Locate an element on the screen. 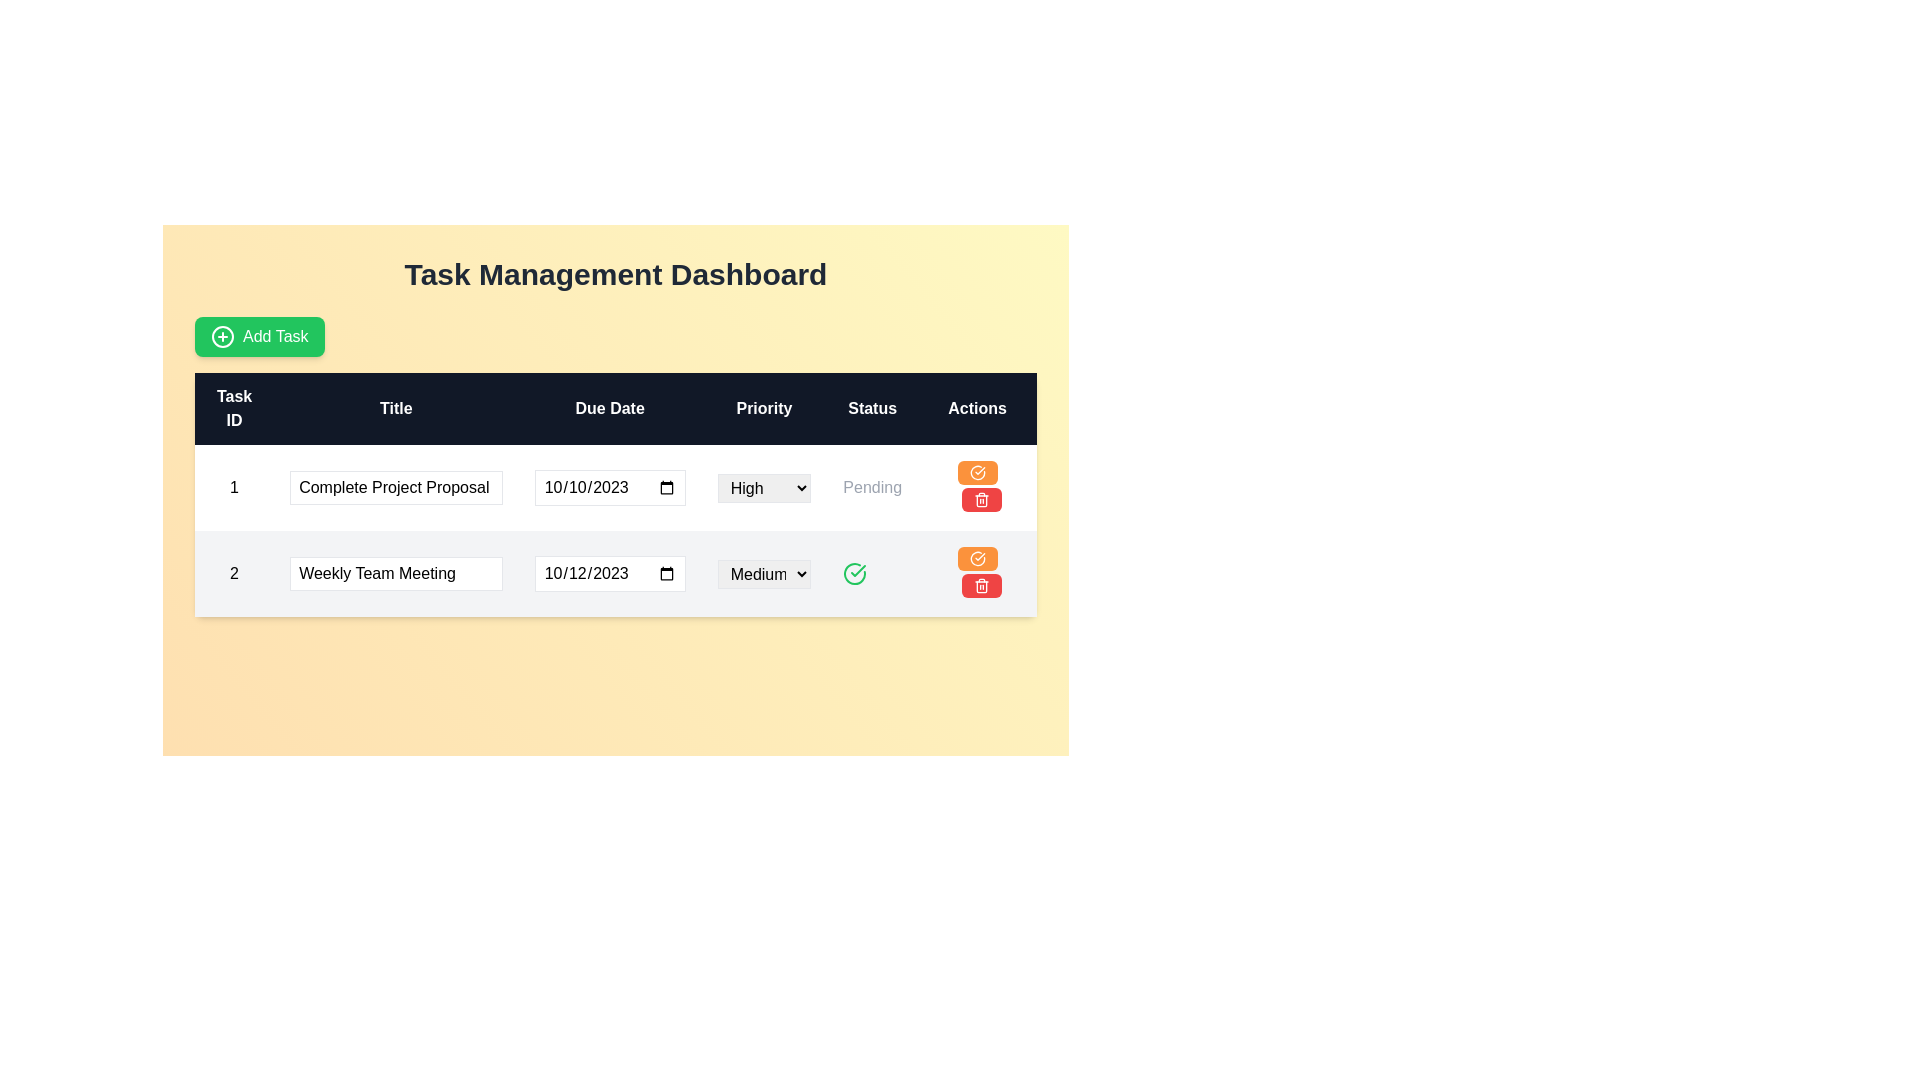 This screenshot has width=1920, height=1080. the button that adds a new task to the task management system, located in the top-left corner of the interface is located at coordinates (258, 335).